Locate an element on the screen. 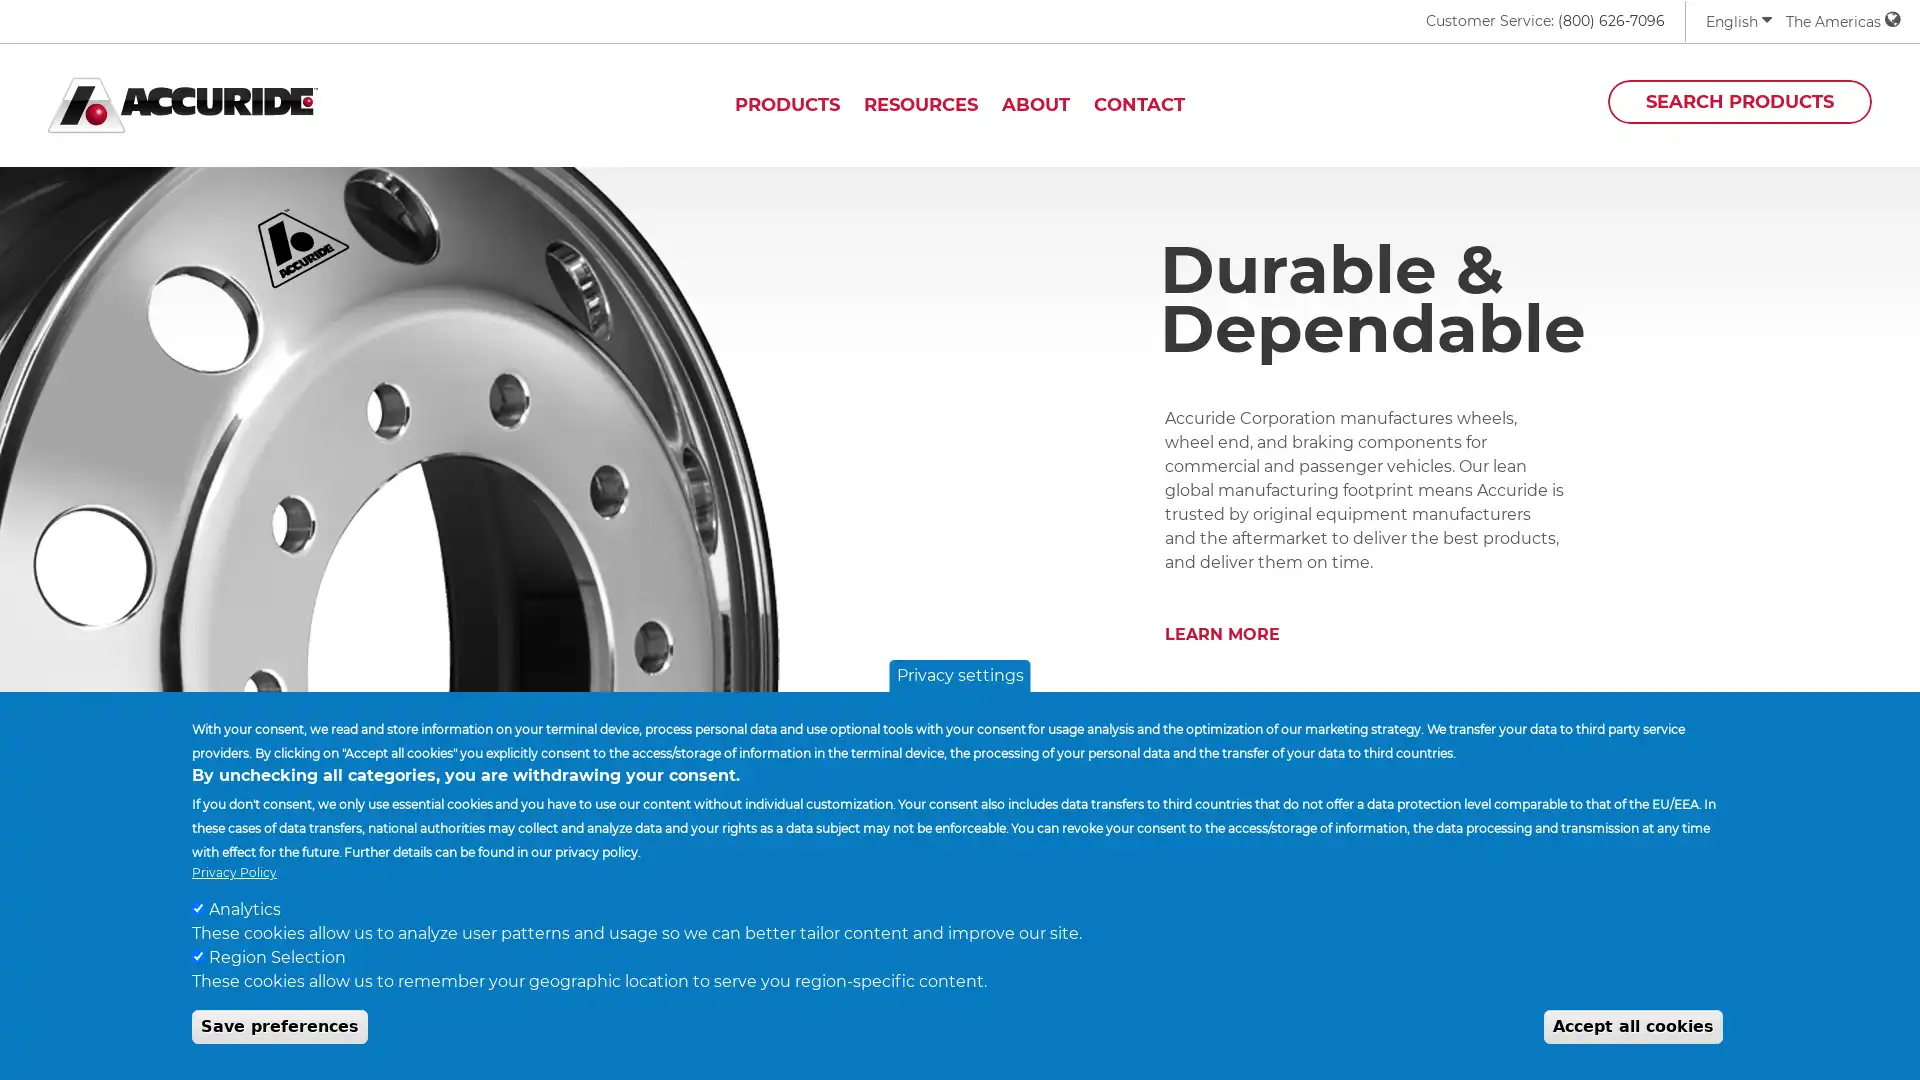 Image resolution: width=1920 pixels, height=1080 pixels. Privacy Policy is located at coordinates (234, 871).